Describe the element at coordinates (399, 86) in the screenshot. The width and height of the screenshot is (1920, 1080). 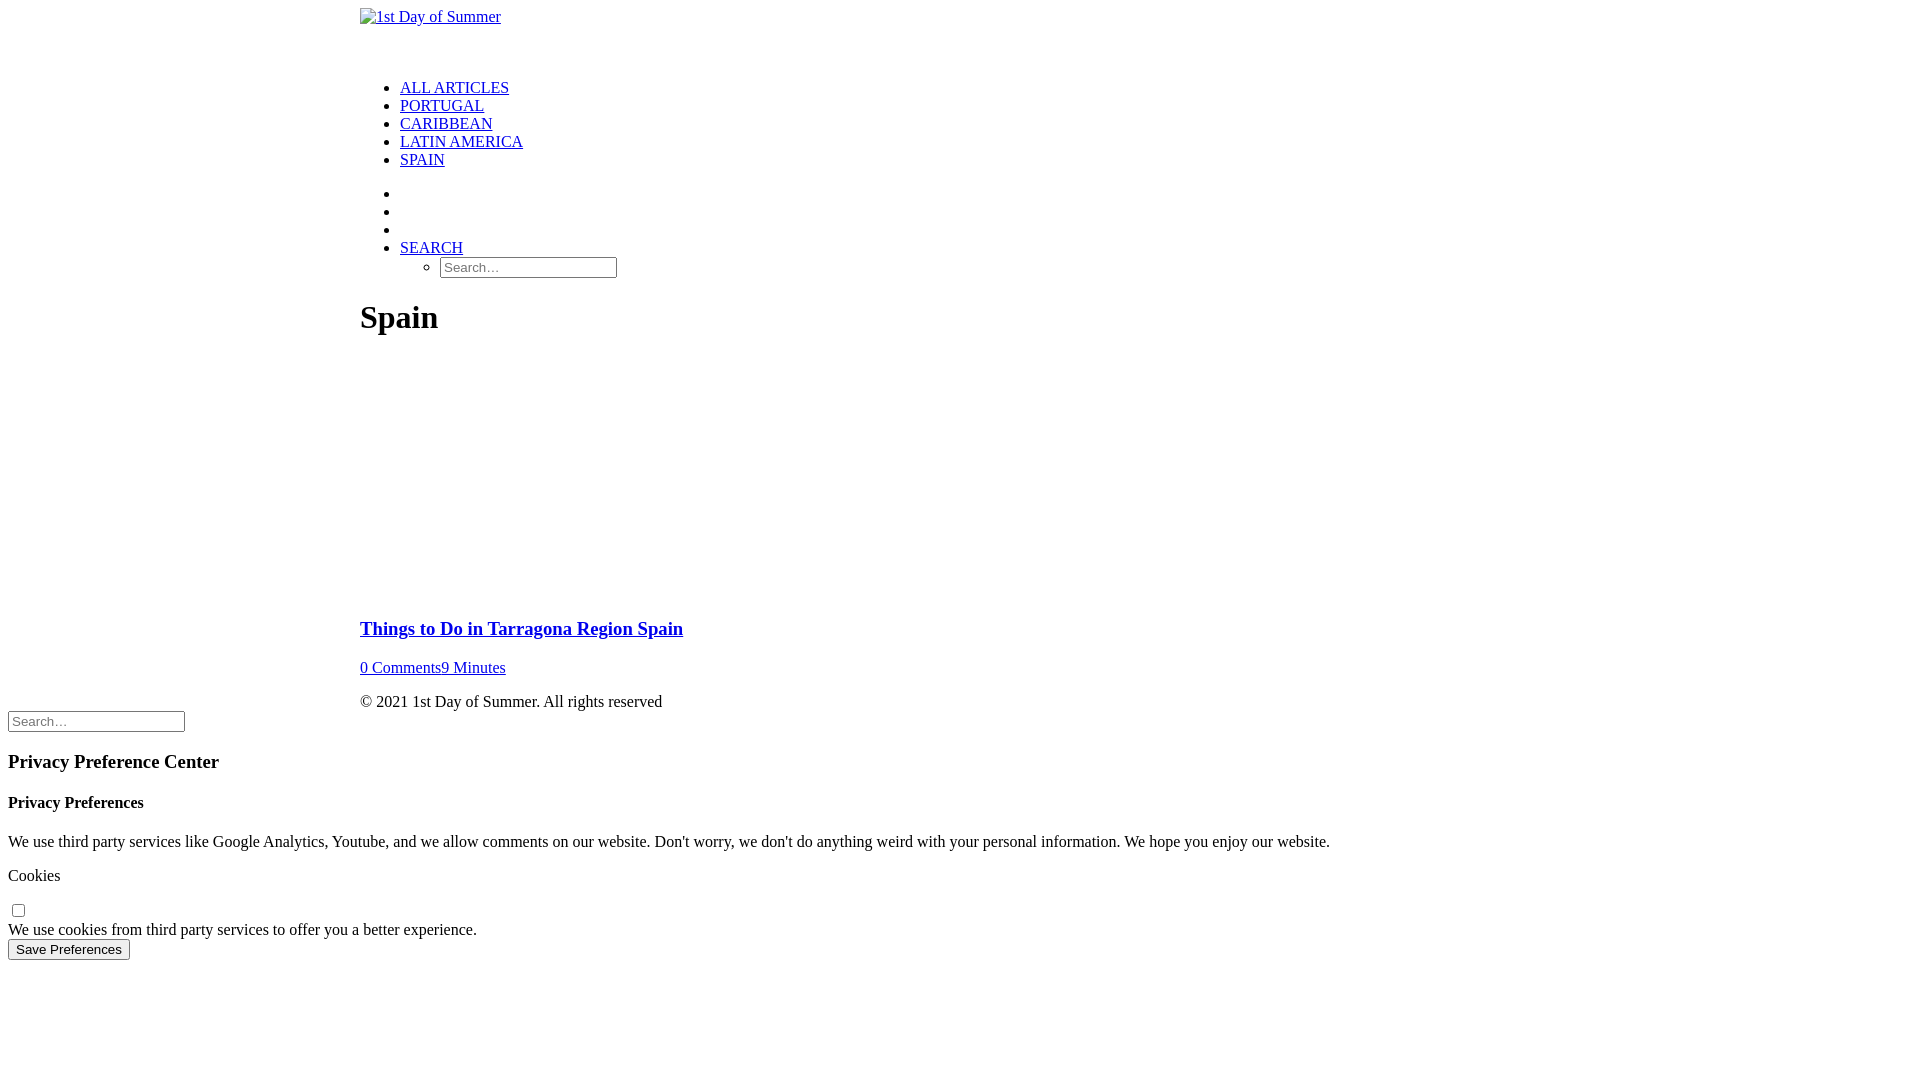
I see `'ALL ARTICLES'` at that location.